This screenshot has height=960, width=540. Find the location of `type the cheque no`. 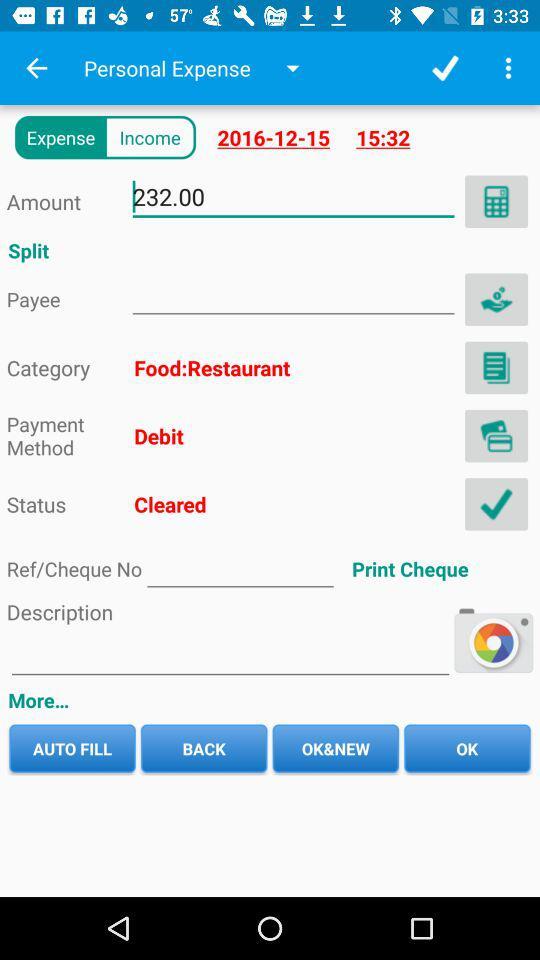

type the cheque no is located at coordinates (240, 568).